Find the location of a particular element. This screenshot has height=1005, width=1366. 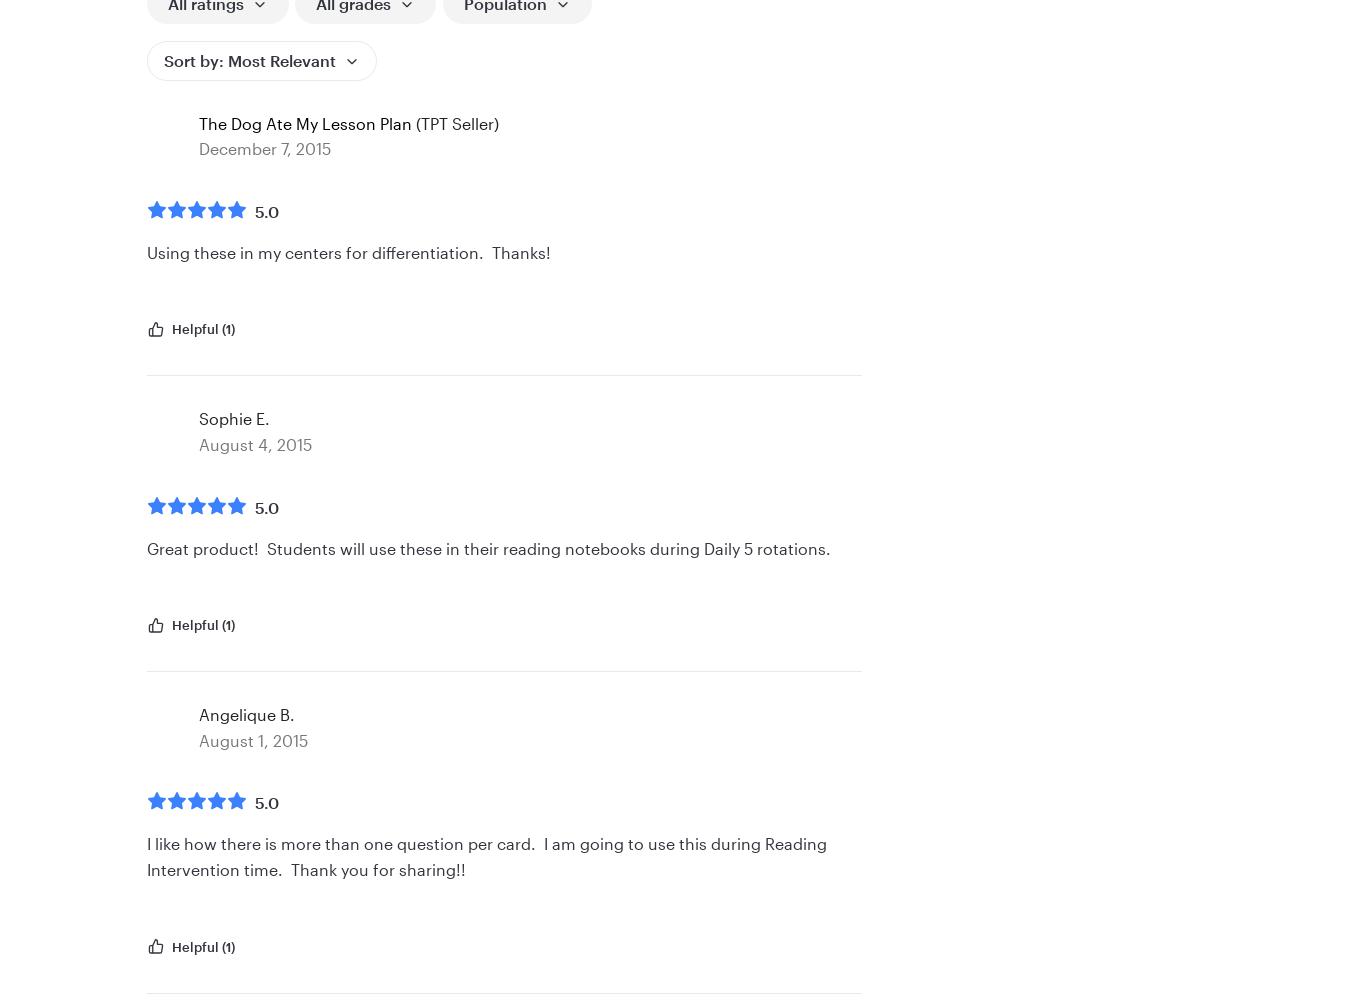

'Sophie E.' is located at coordinates (198, 418).